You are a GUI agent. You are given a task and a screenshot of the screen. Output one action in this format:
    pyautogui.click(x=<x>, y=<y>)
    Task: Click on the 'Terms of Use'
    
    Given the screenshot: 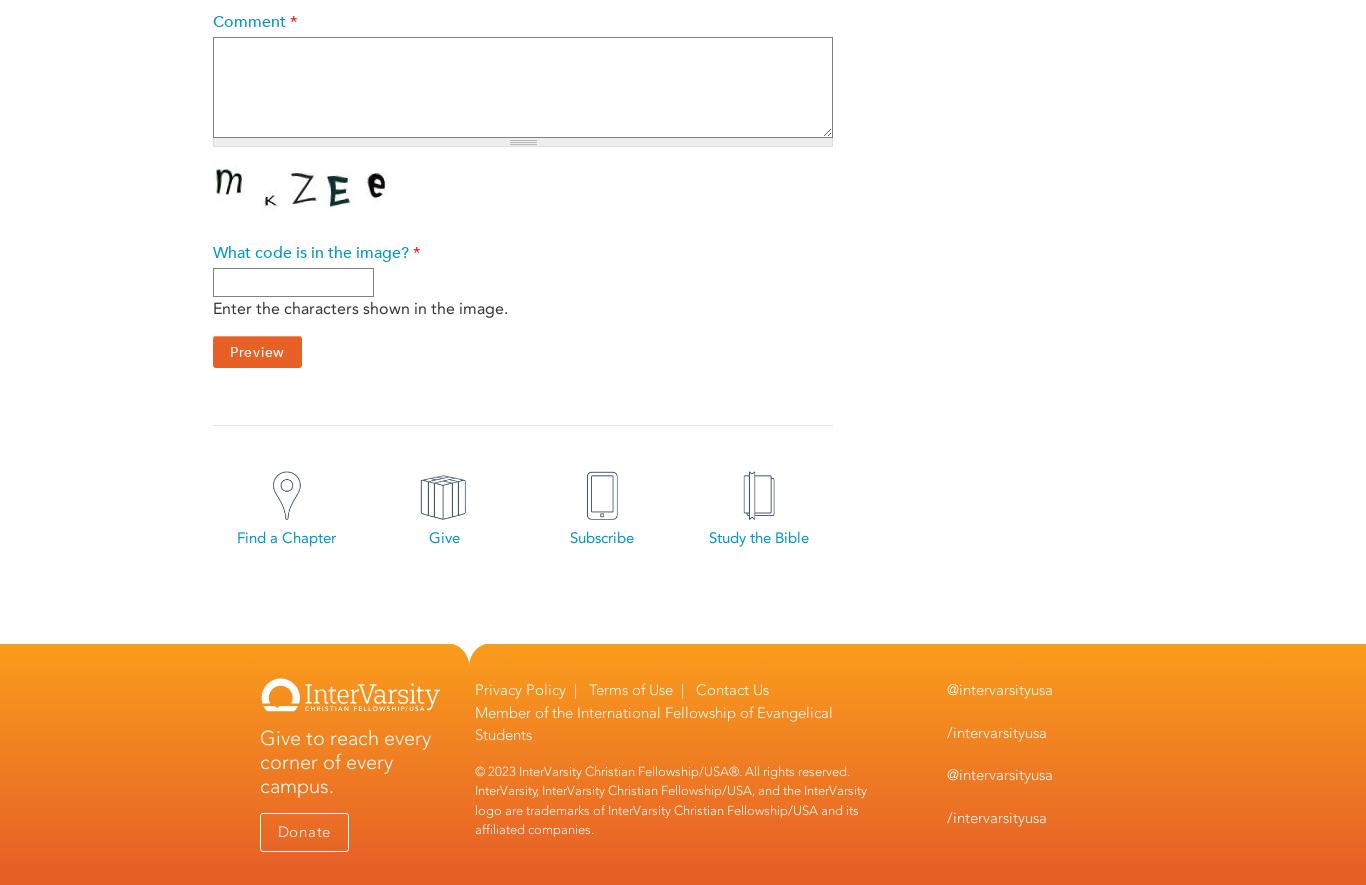 What is the action you would take?
    pyautogui.click(x=628, y=689)
    